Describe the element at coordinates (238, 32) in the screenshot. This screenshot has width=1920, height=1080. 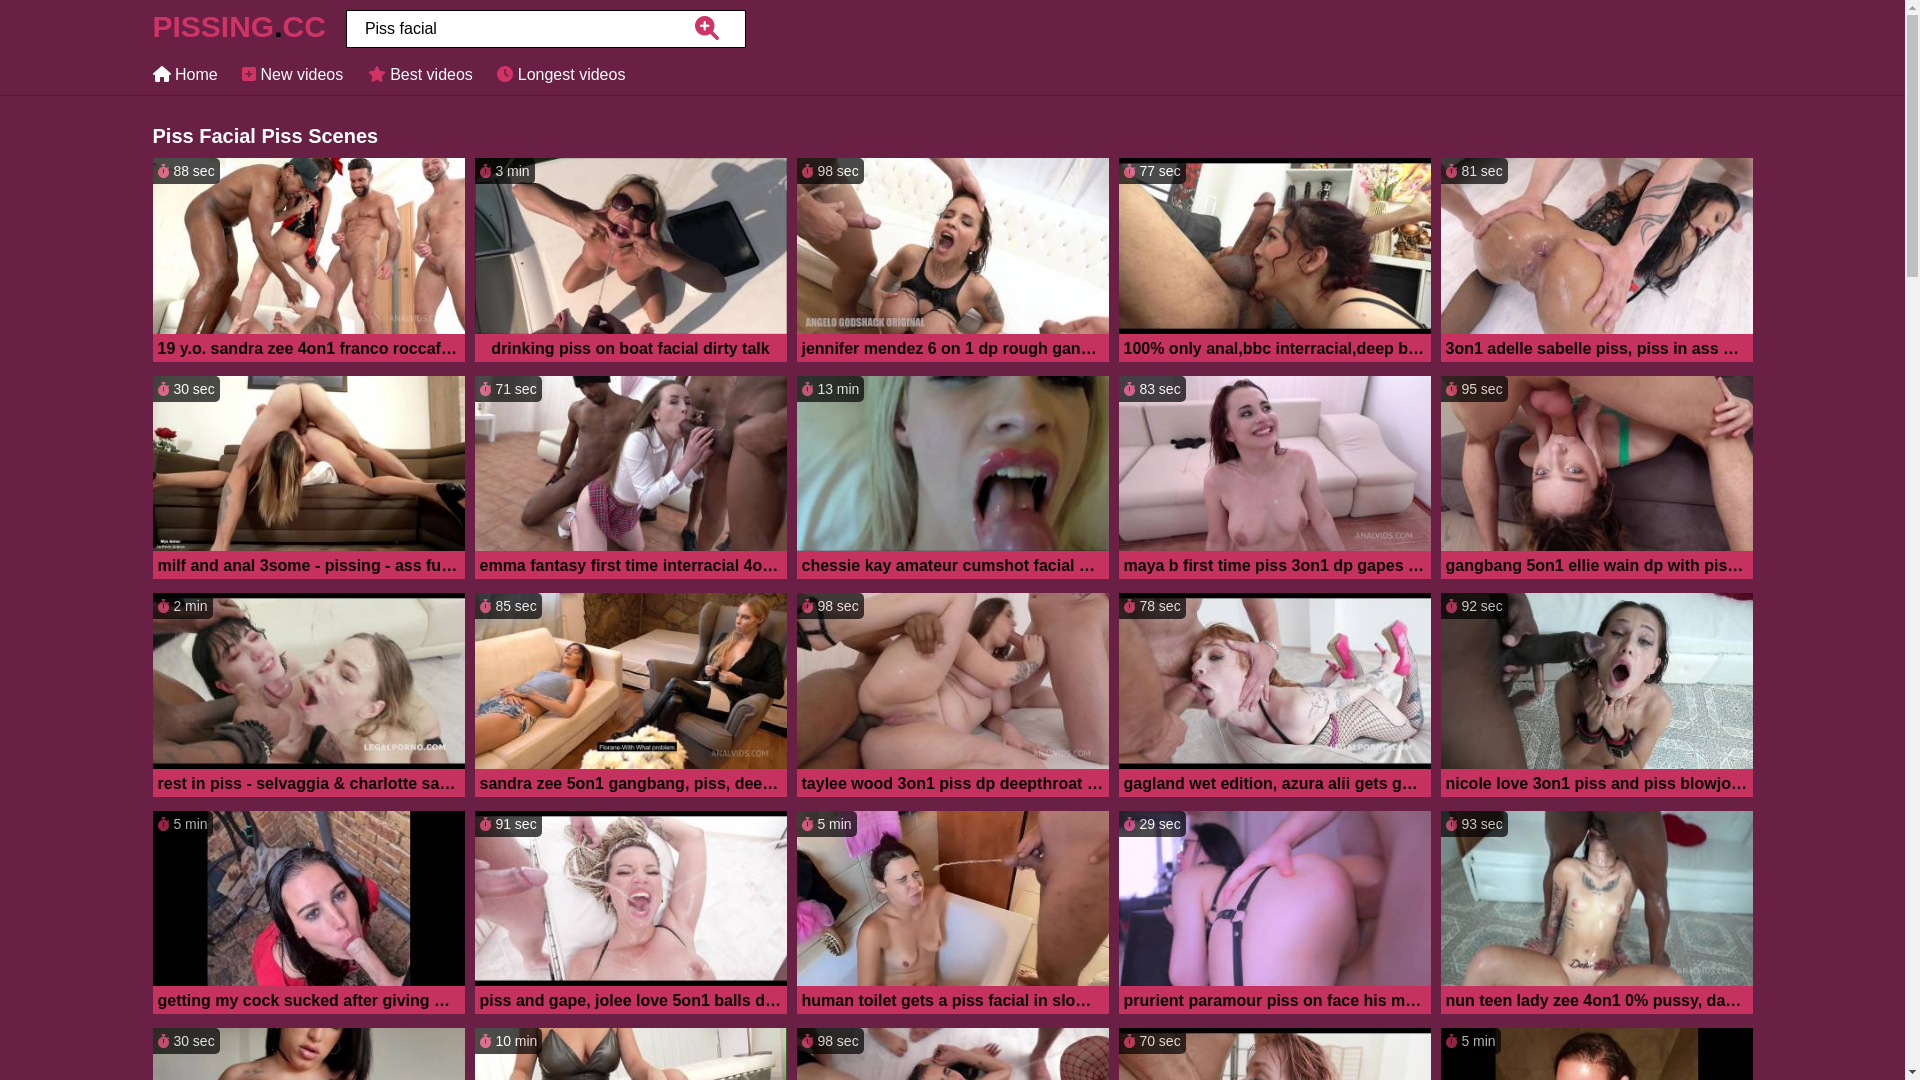
I see `'PISSING.CC'` at that location.